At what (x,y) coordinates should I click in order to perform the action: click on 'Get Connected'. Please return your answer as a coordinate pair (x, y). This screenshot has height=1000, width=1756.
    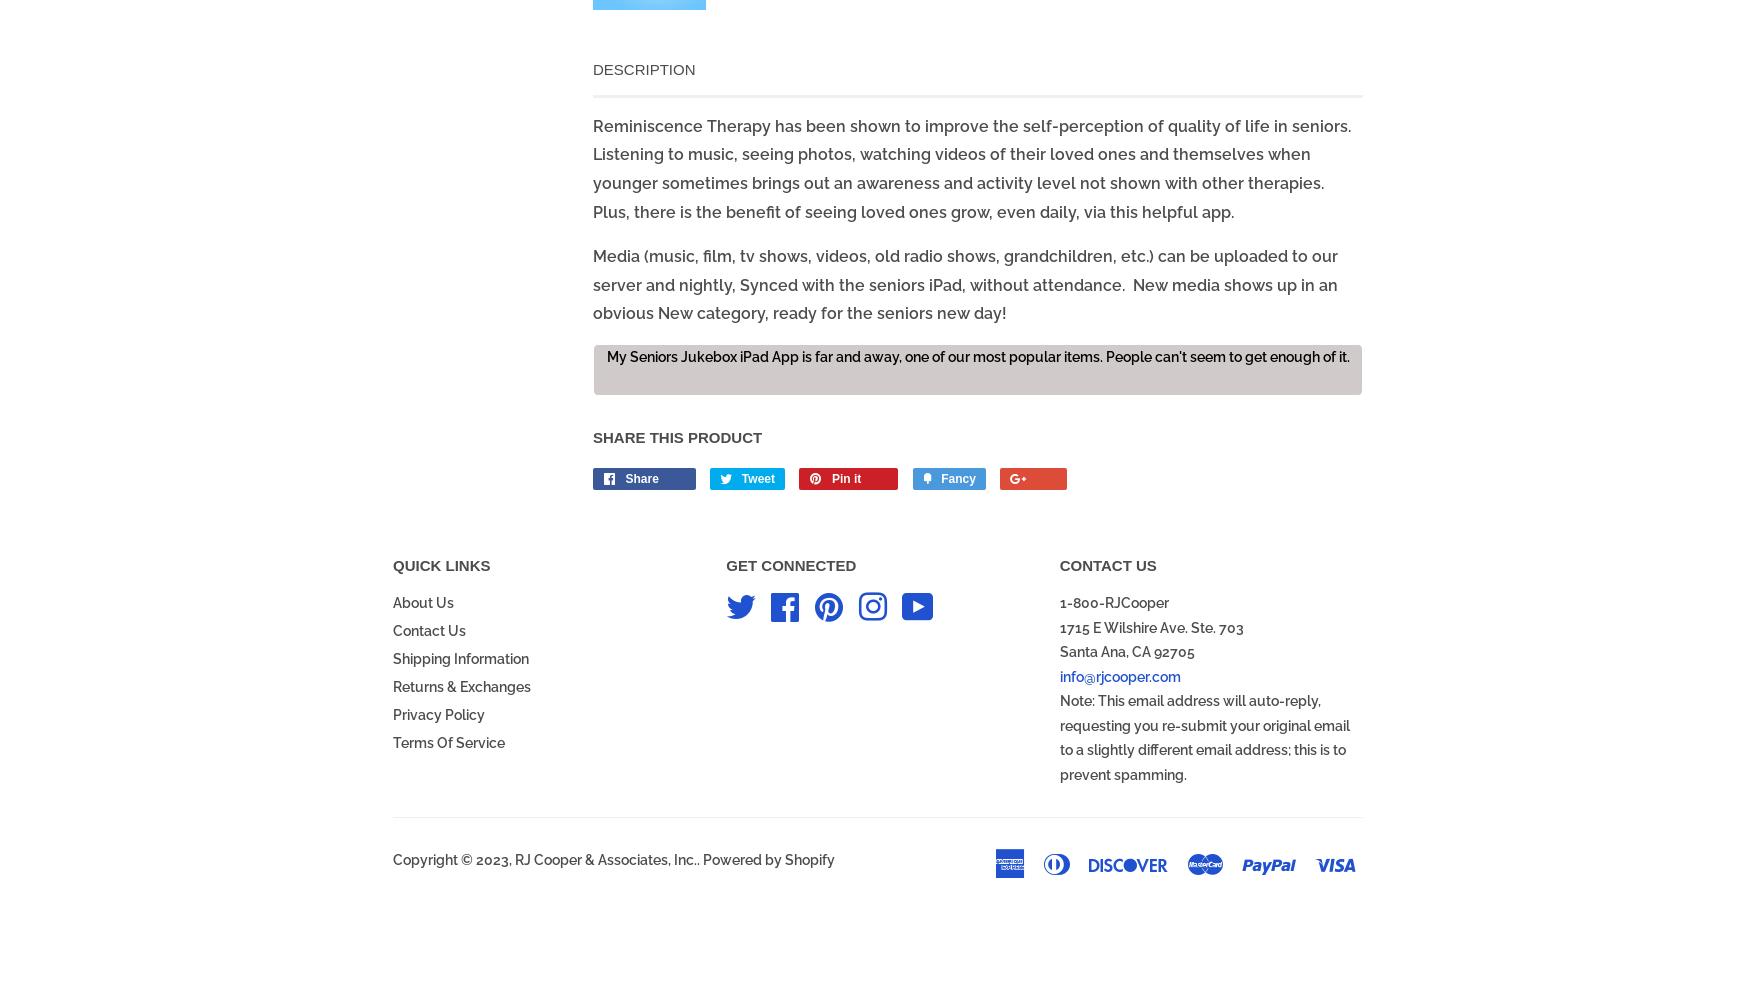
    Looking at the image, I should click on (790, 564).